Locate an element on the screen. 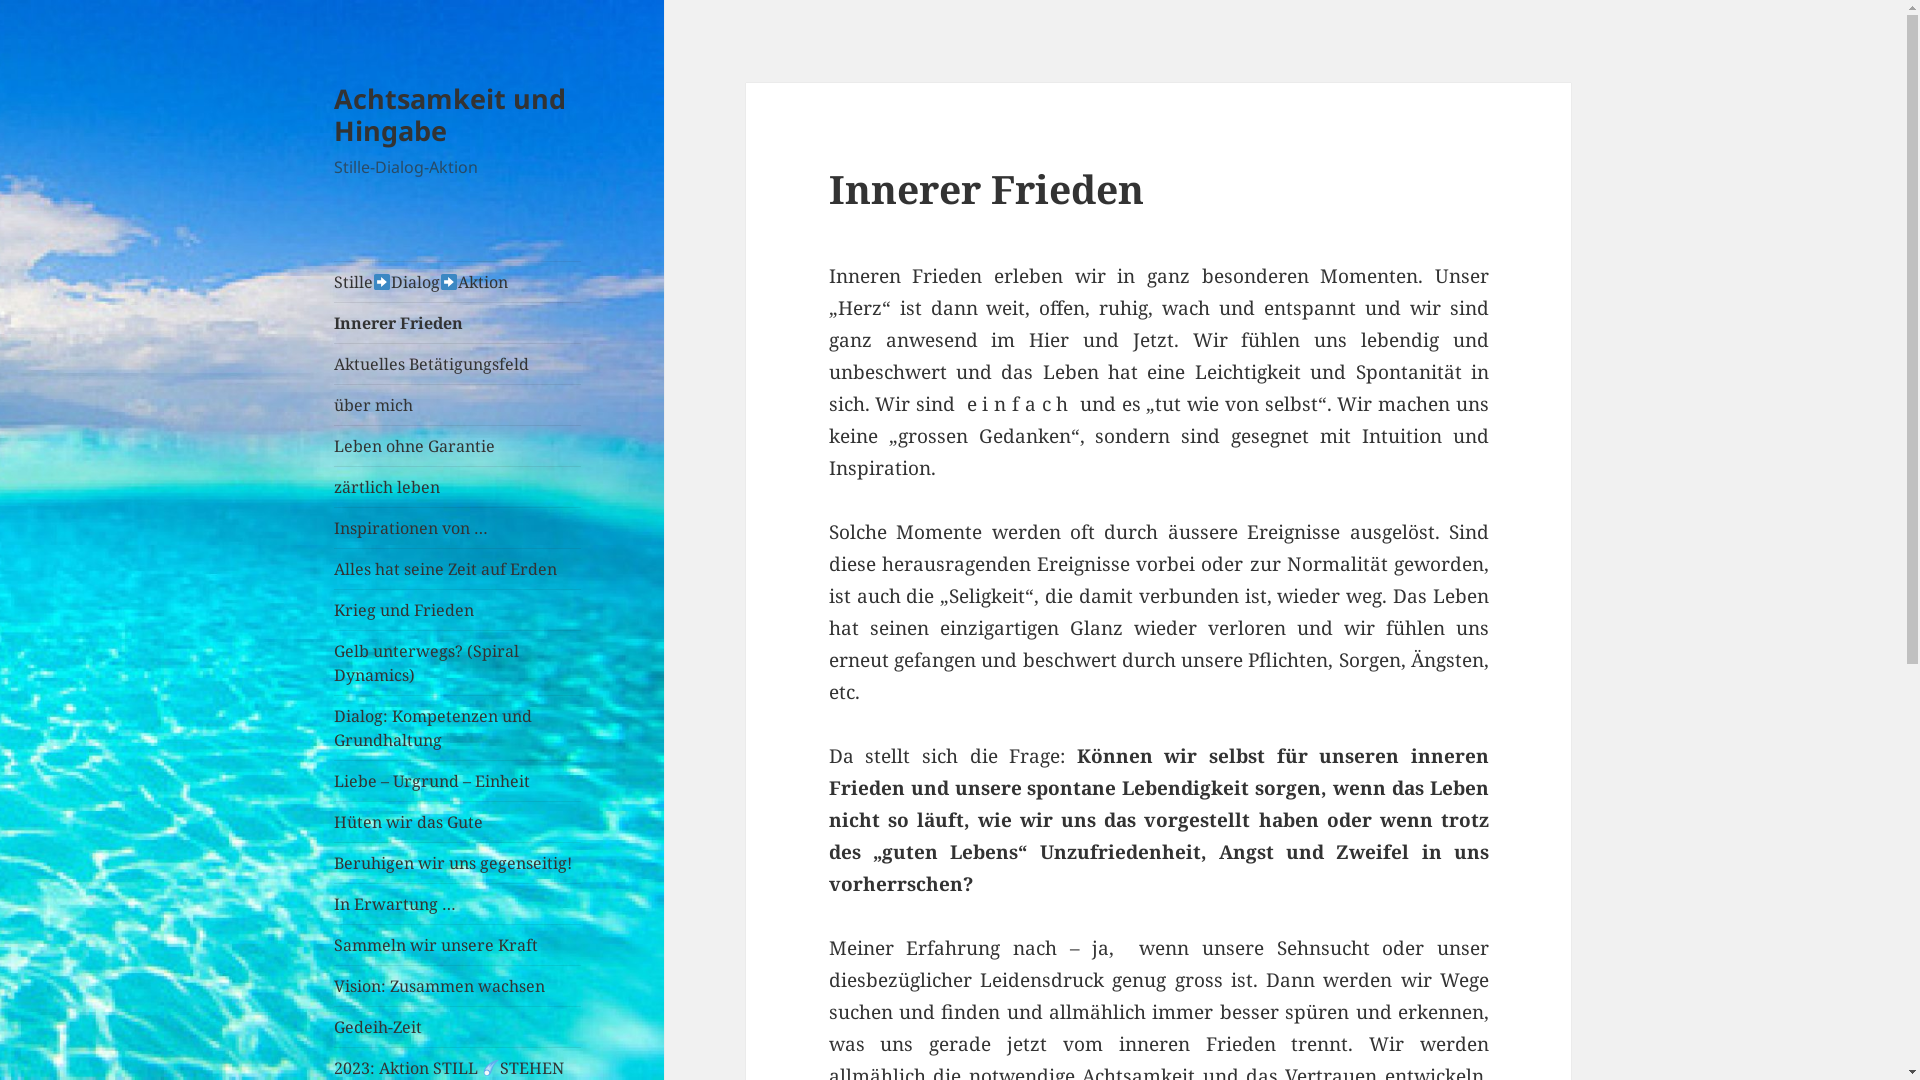  'Leben ohne Garantie' is located at coordinates (456, 445).